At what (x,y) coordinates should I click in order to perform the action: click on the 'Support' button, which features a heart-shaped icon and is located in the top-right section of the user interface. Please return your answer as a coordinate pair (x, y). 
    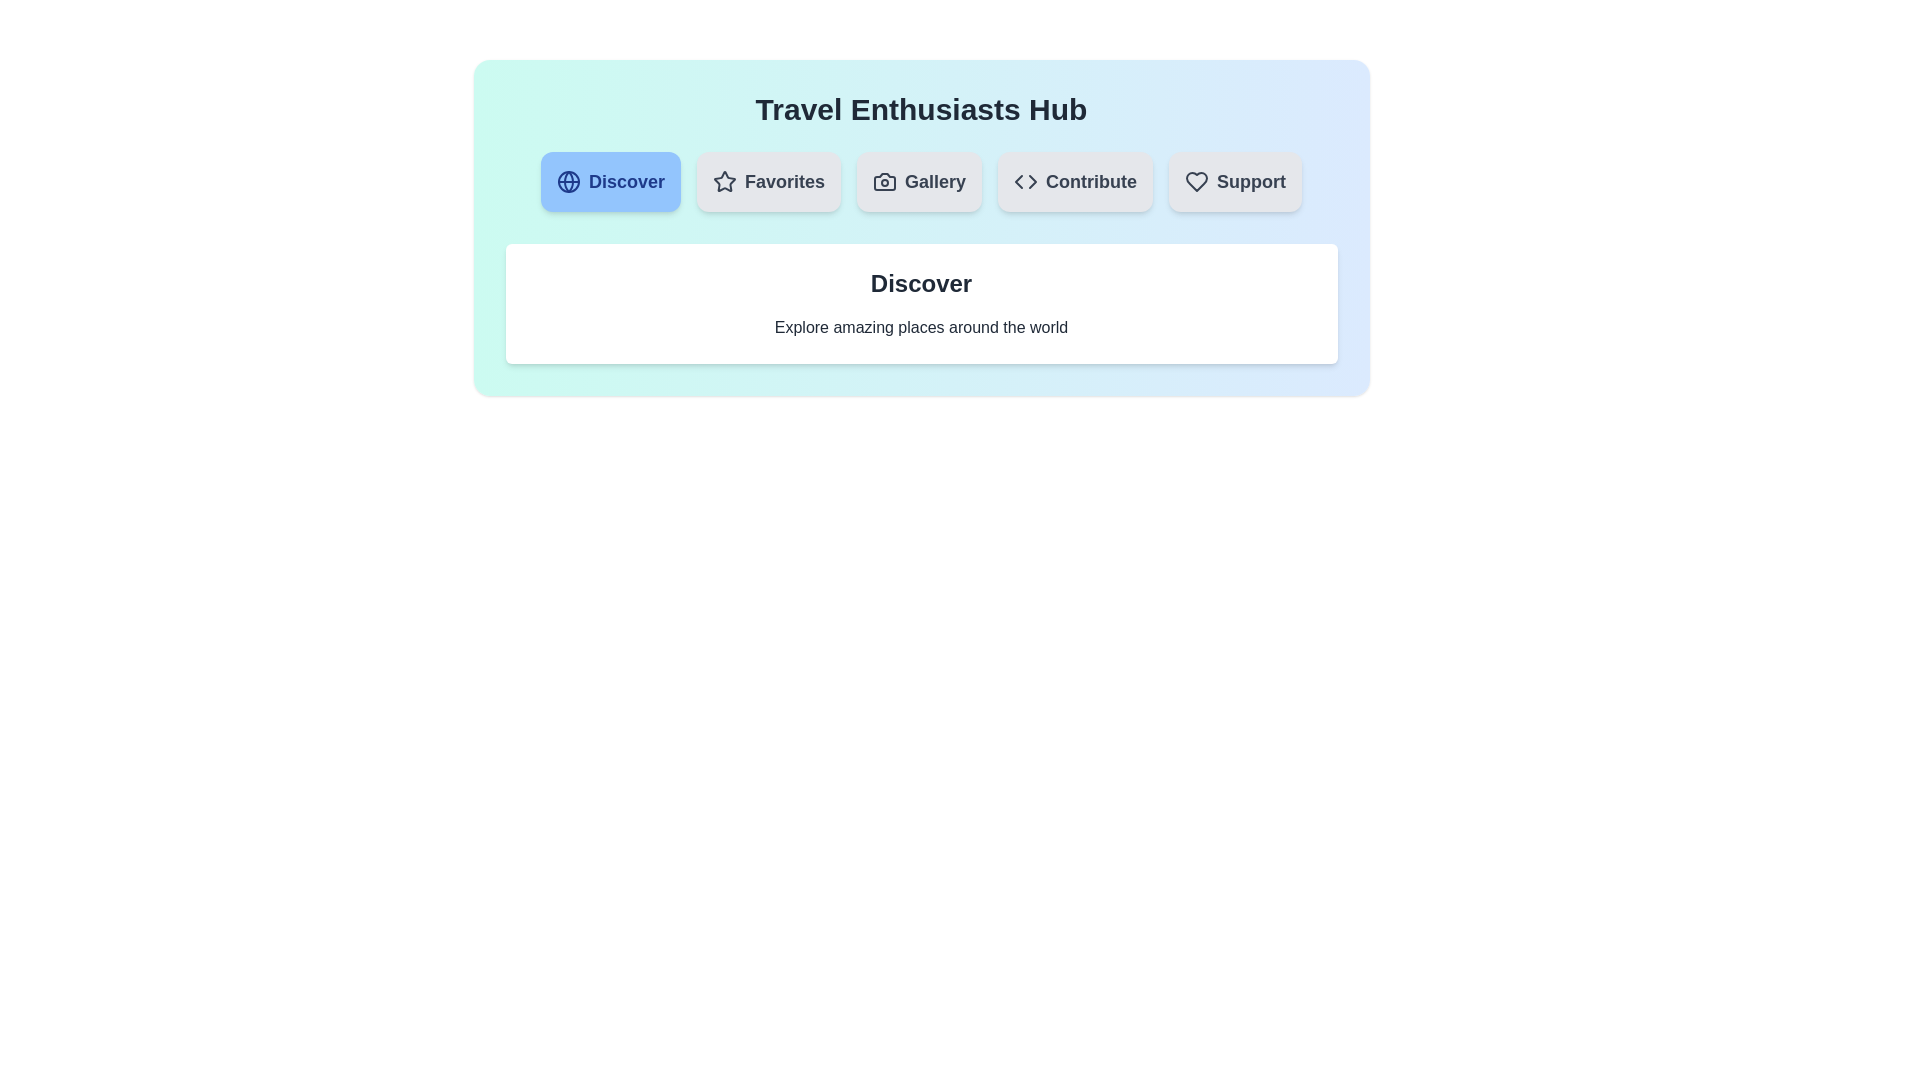
    Looking at the image, I should click on (1234, 181).